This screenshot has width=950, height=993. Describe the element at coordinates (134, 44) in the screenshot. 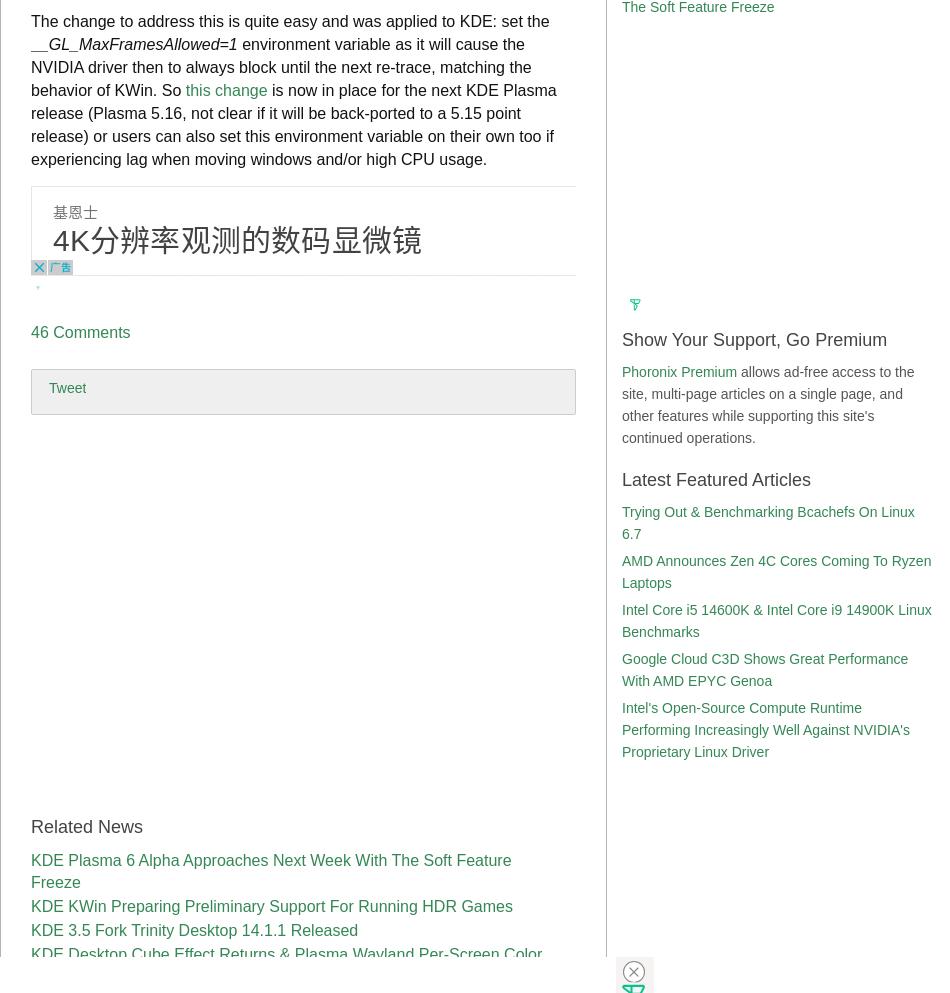

I see `'__GL_MaxFramesAllowed=1'` at that location.